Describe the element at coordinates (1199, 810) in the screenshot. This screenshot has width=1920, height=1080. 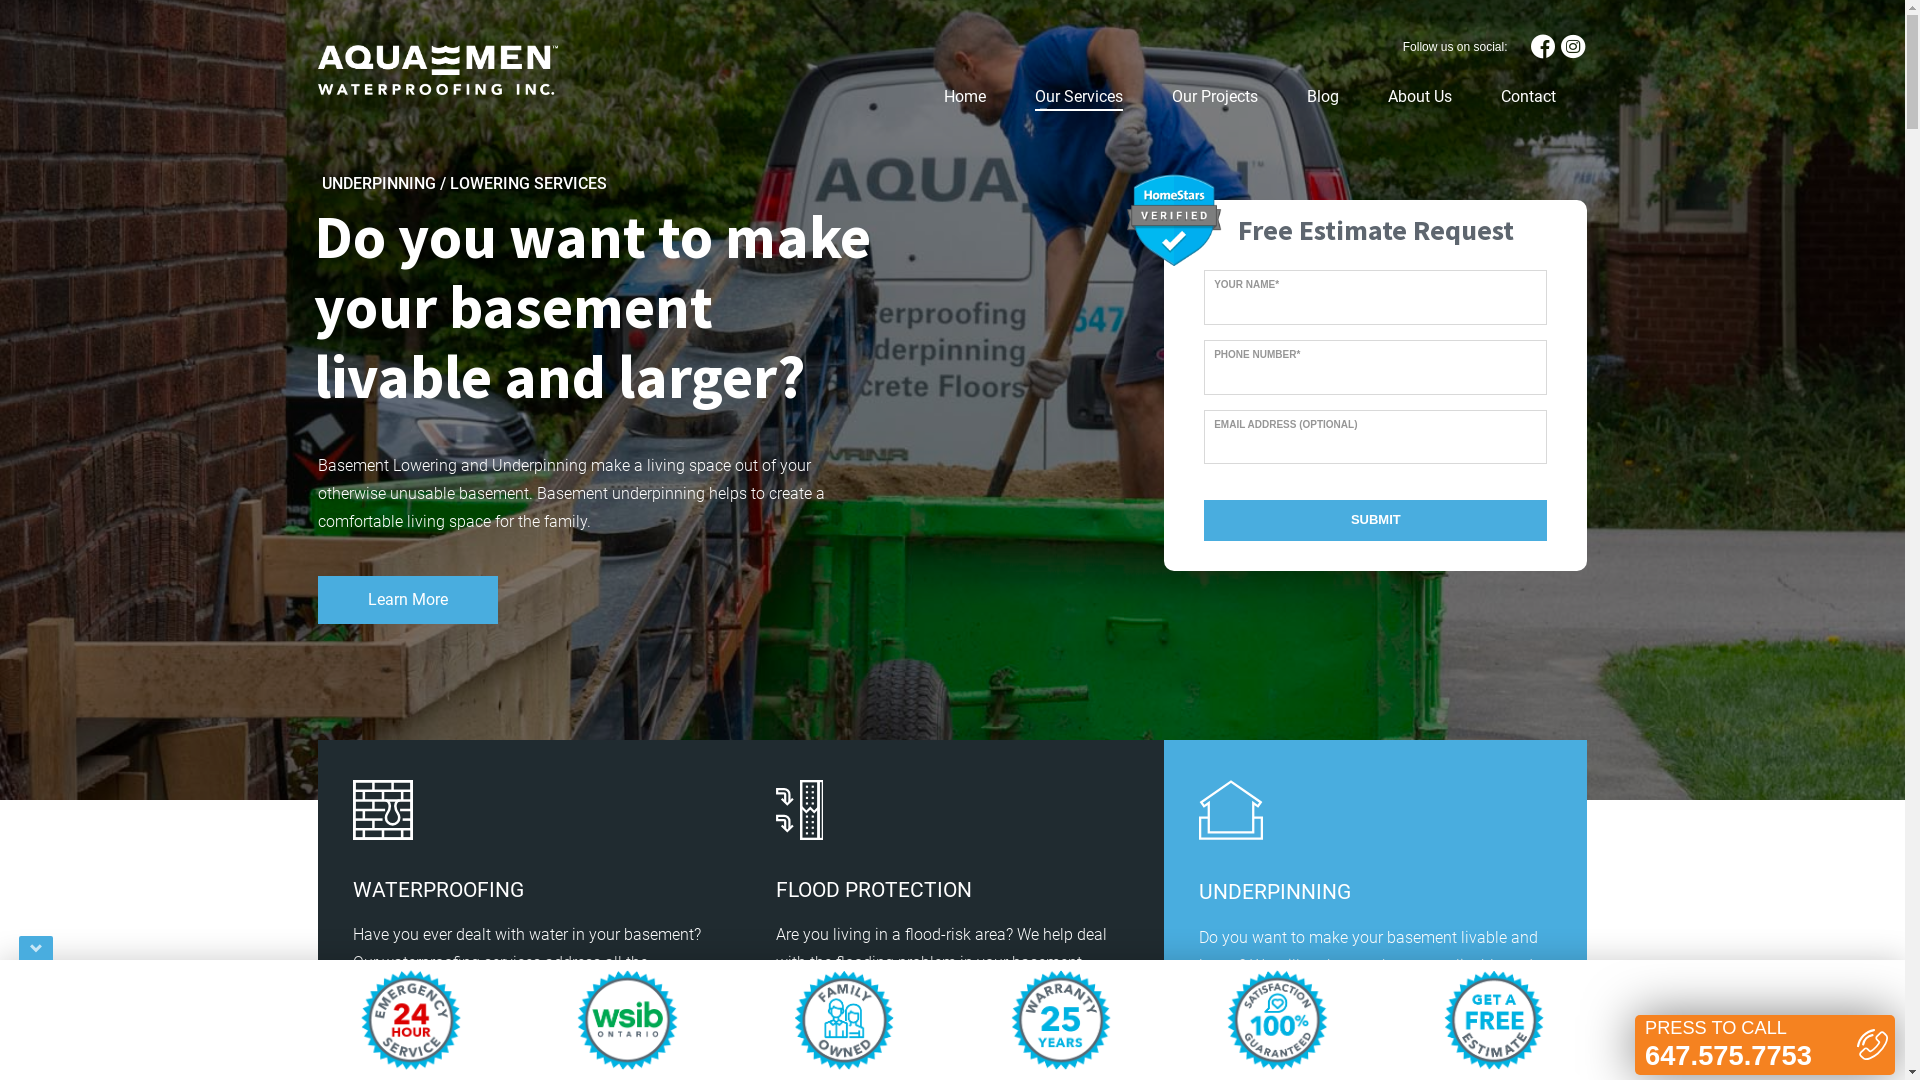
I see `'Aquamen-lowering-underpinning'` at that location.